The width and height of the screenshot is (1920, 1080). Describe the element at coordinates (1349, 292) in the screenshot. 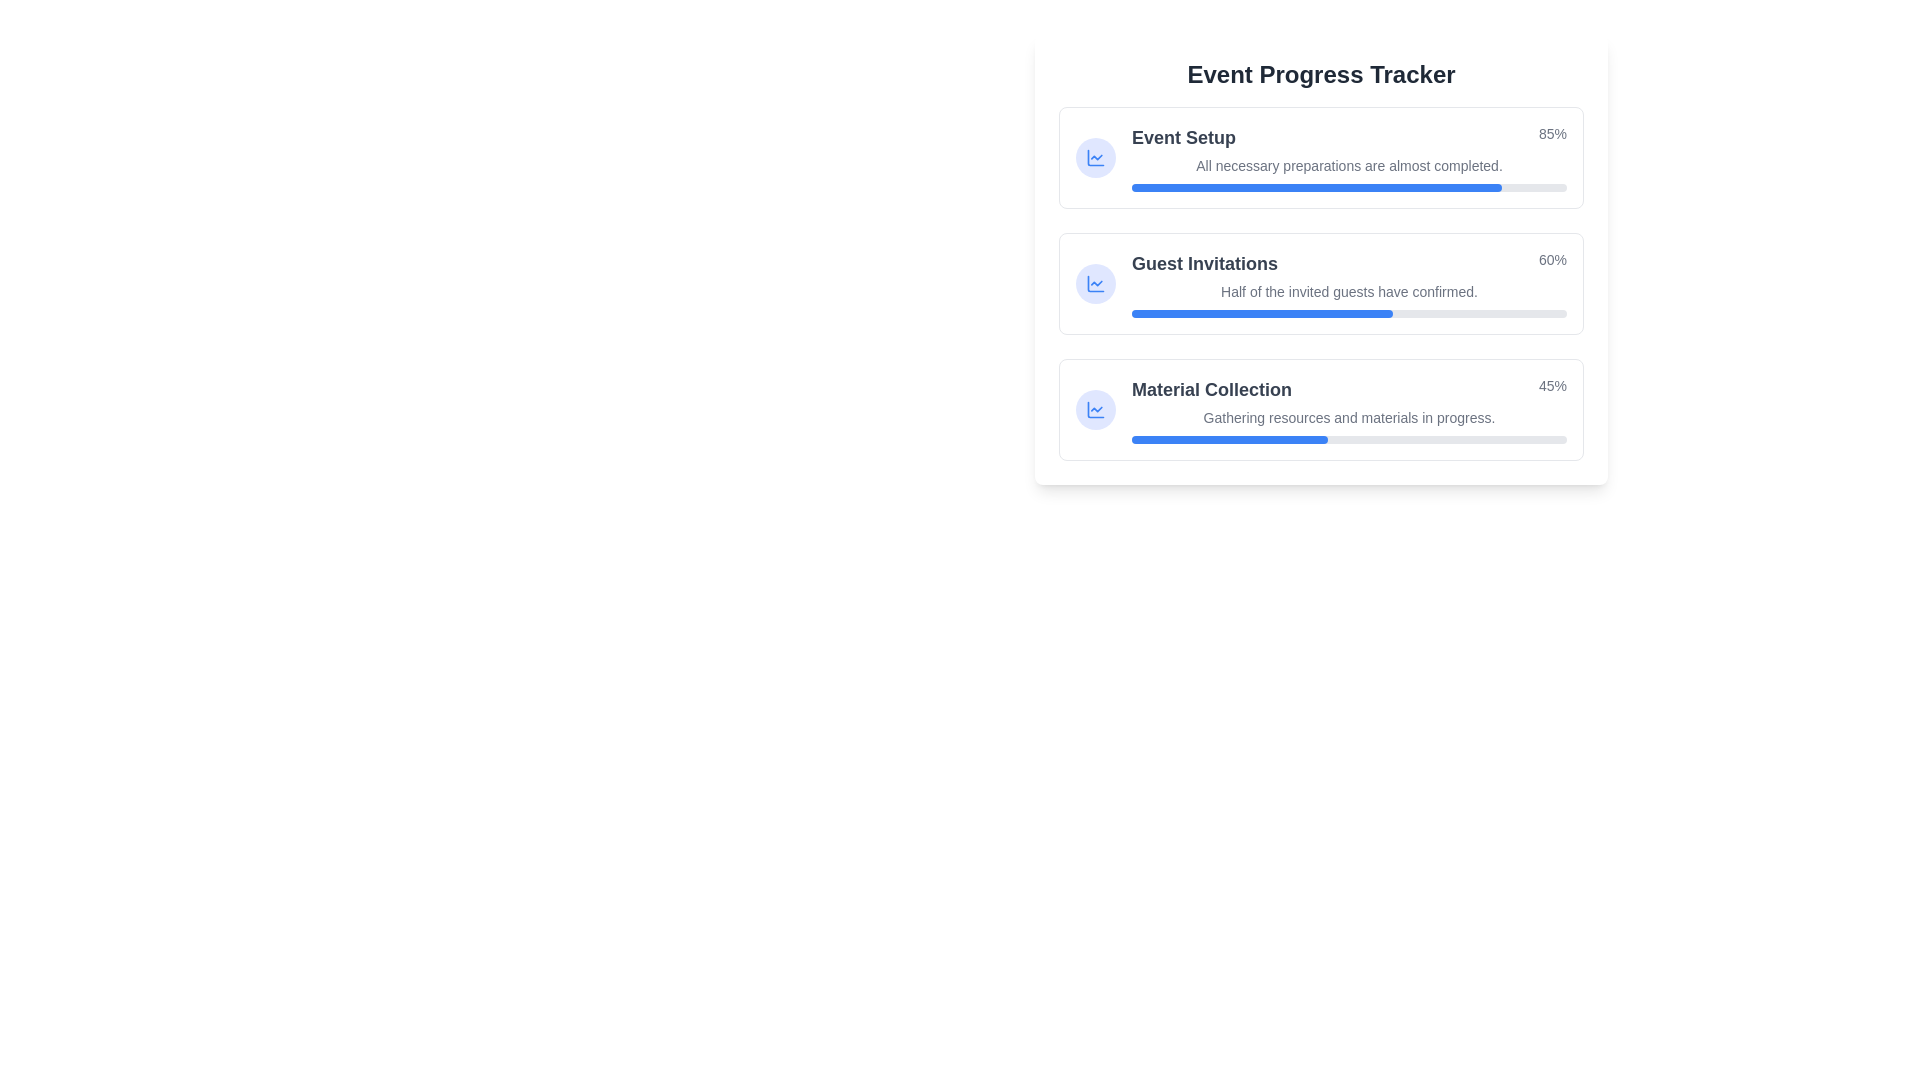

I see `the text label that displays 'Half of the invited guests have confirmed.' located in the 'Guest Invitations' section of the 'Event Progress Tracker' interface` at that location.